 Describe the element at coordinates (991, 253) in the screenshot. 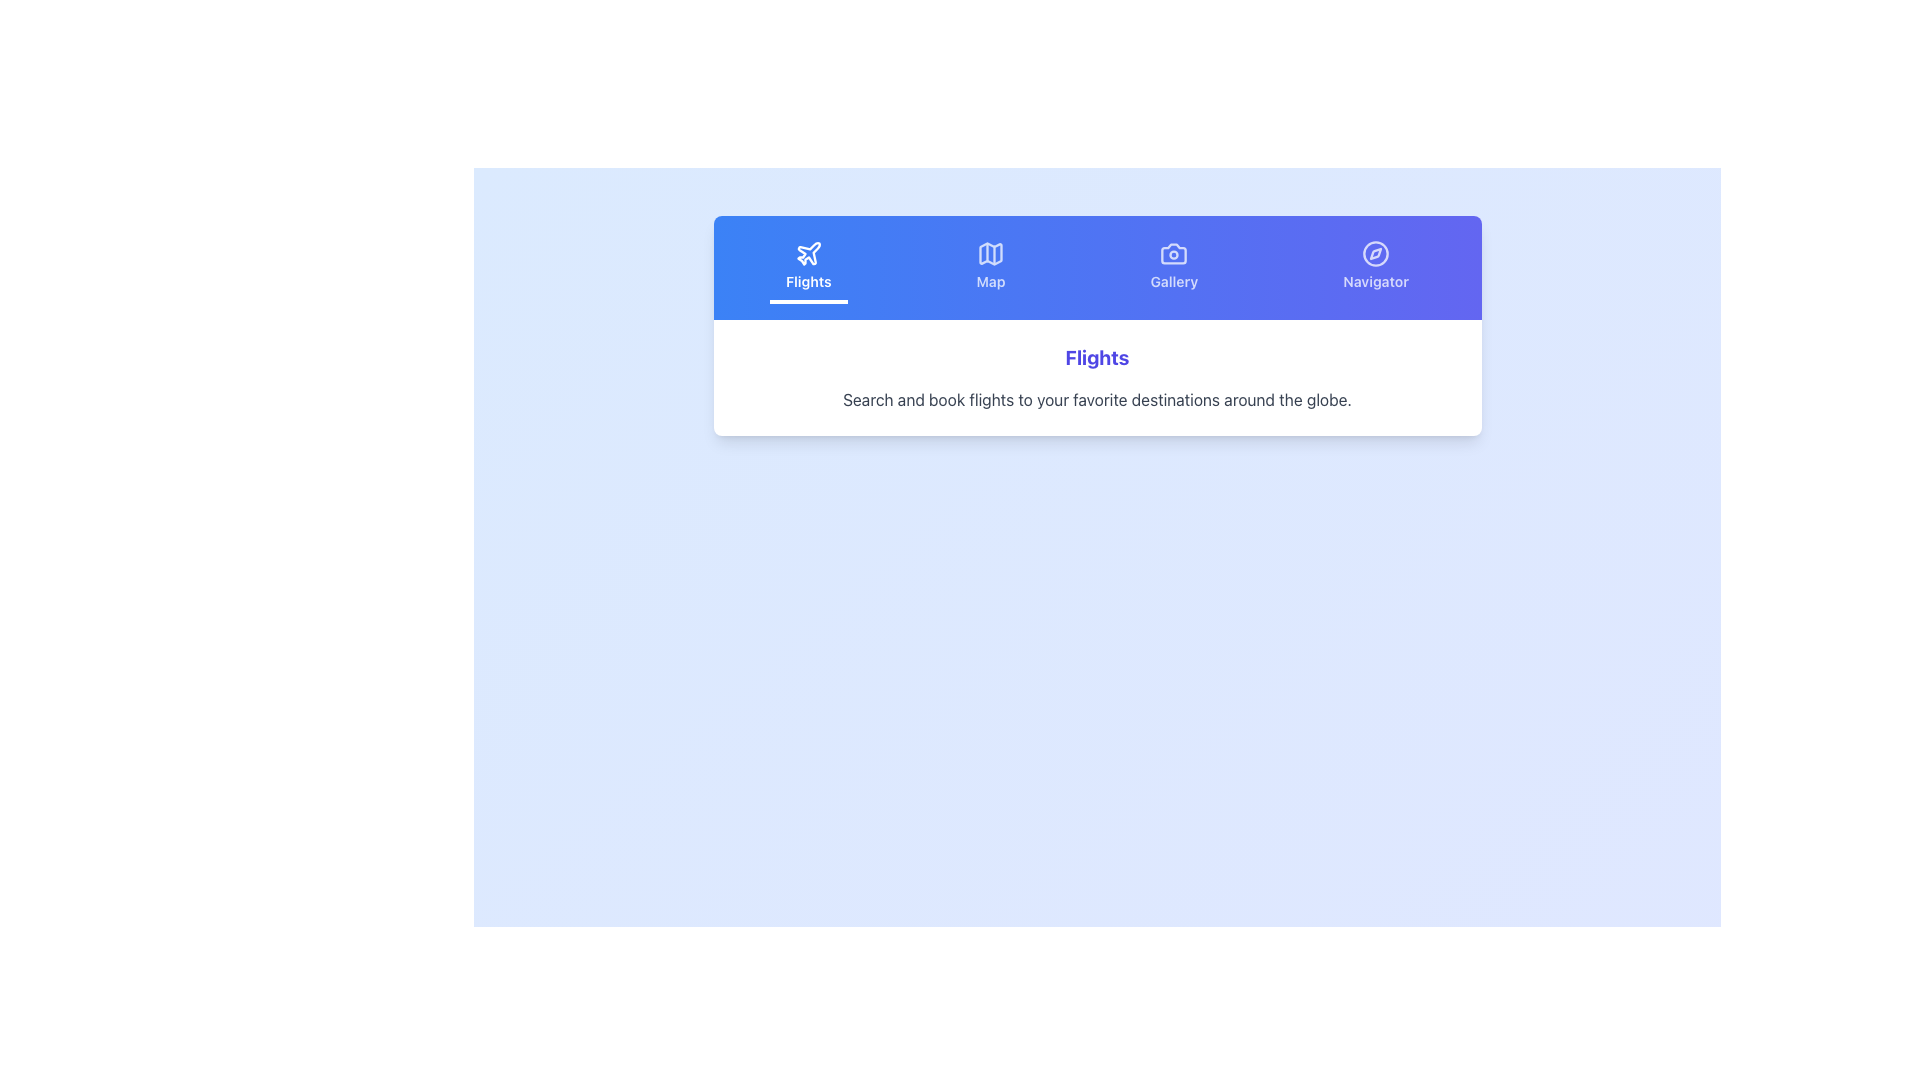

I see `the SVG icon representing the 'Map' navigation option in the horizontal navigation bar` at that location.